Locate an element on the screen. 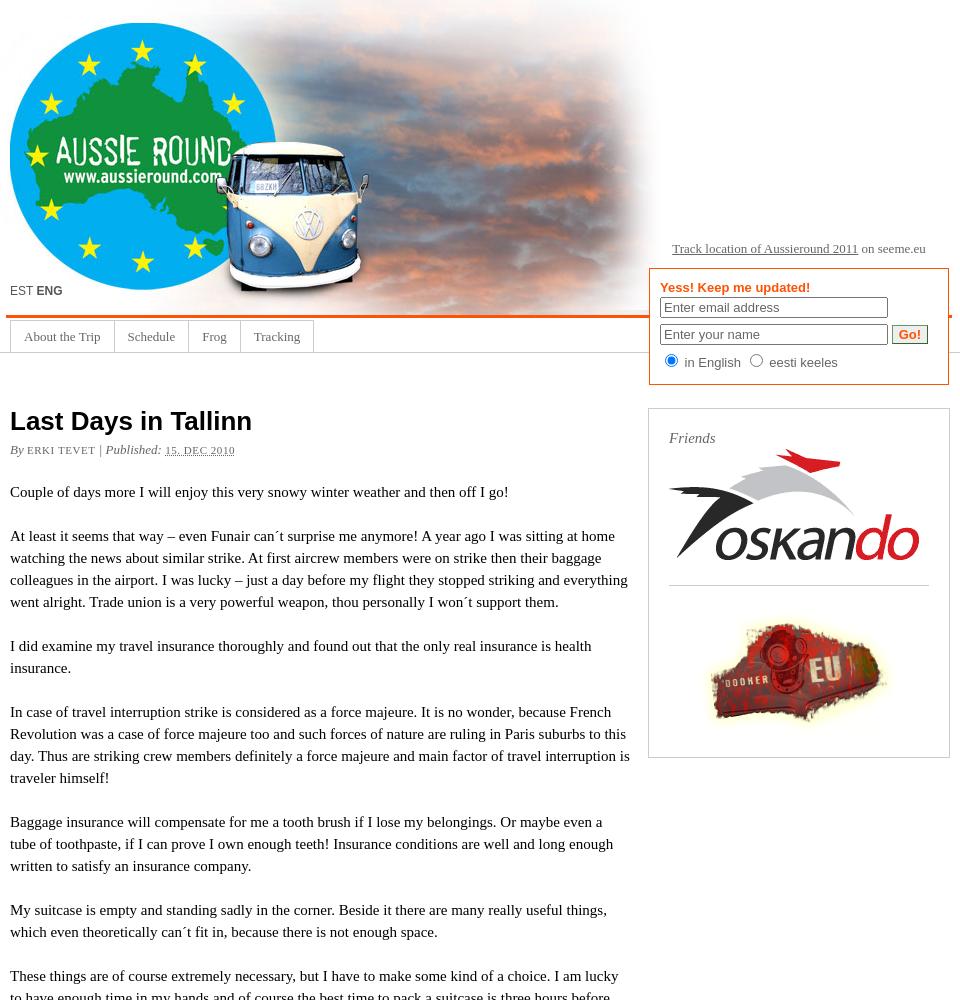  'on seeme.eu' is located at coordinates (890, 247).